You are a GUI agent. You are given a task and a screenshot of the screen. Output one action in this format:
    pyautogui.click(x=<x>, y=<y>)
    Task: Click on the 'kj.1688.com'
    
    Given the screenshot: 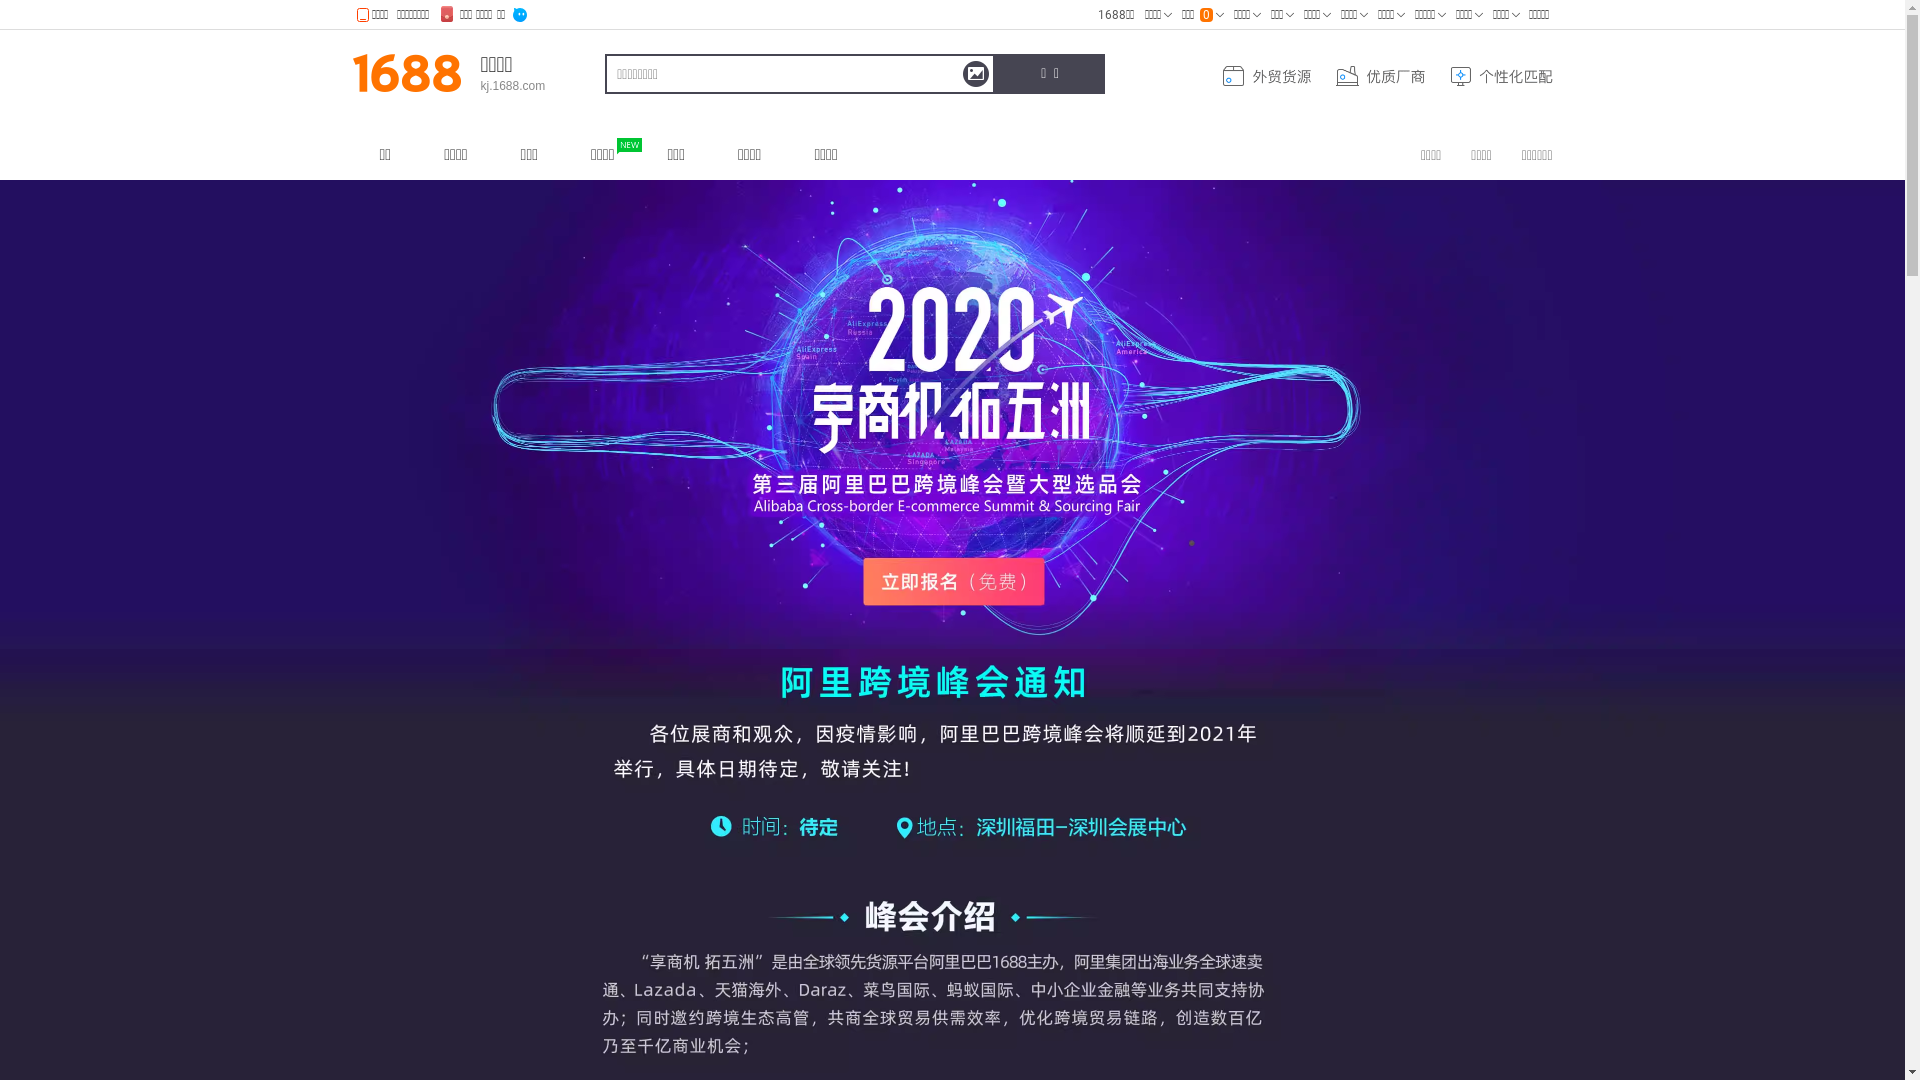 What is the action you would take?
    pyautogui.click(x=512, y=84)
    